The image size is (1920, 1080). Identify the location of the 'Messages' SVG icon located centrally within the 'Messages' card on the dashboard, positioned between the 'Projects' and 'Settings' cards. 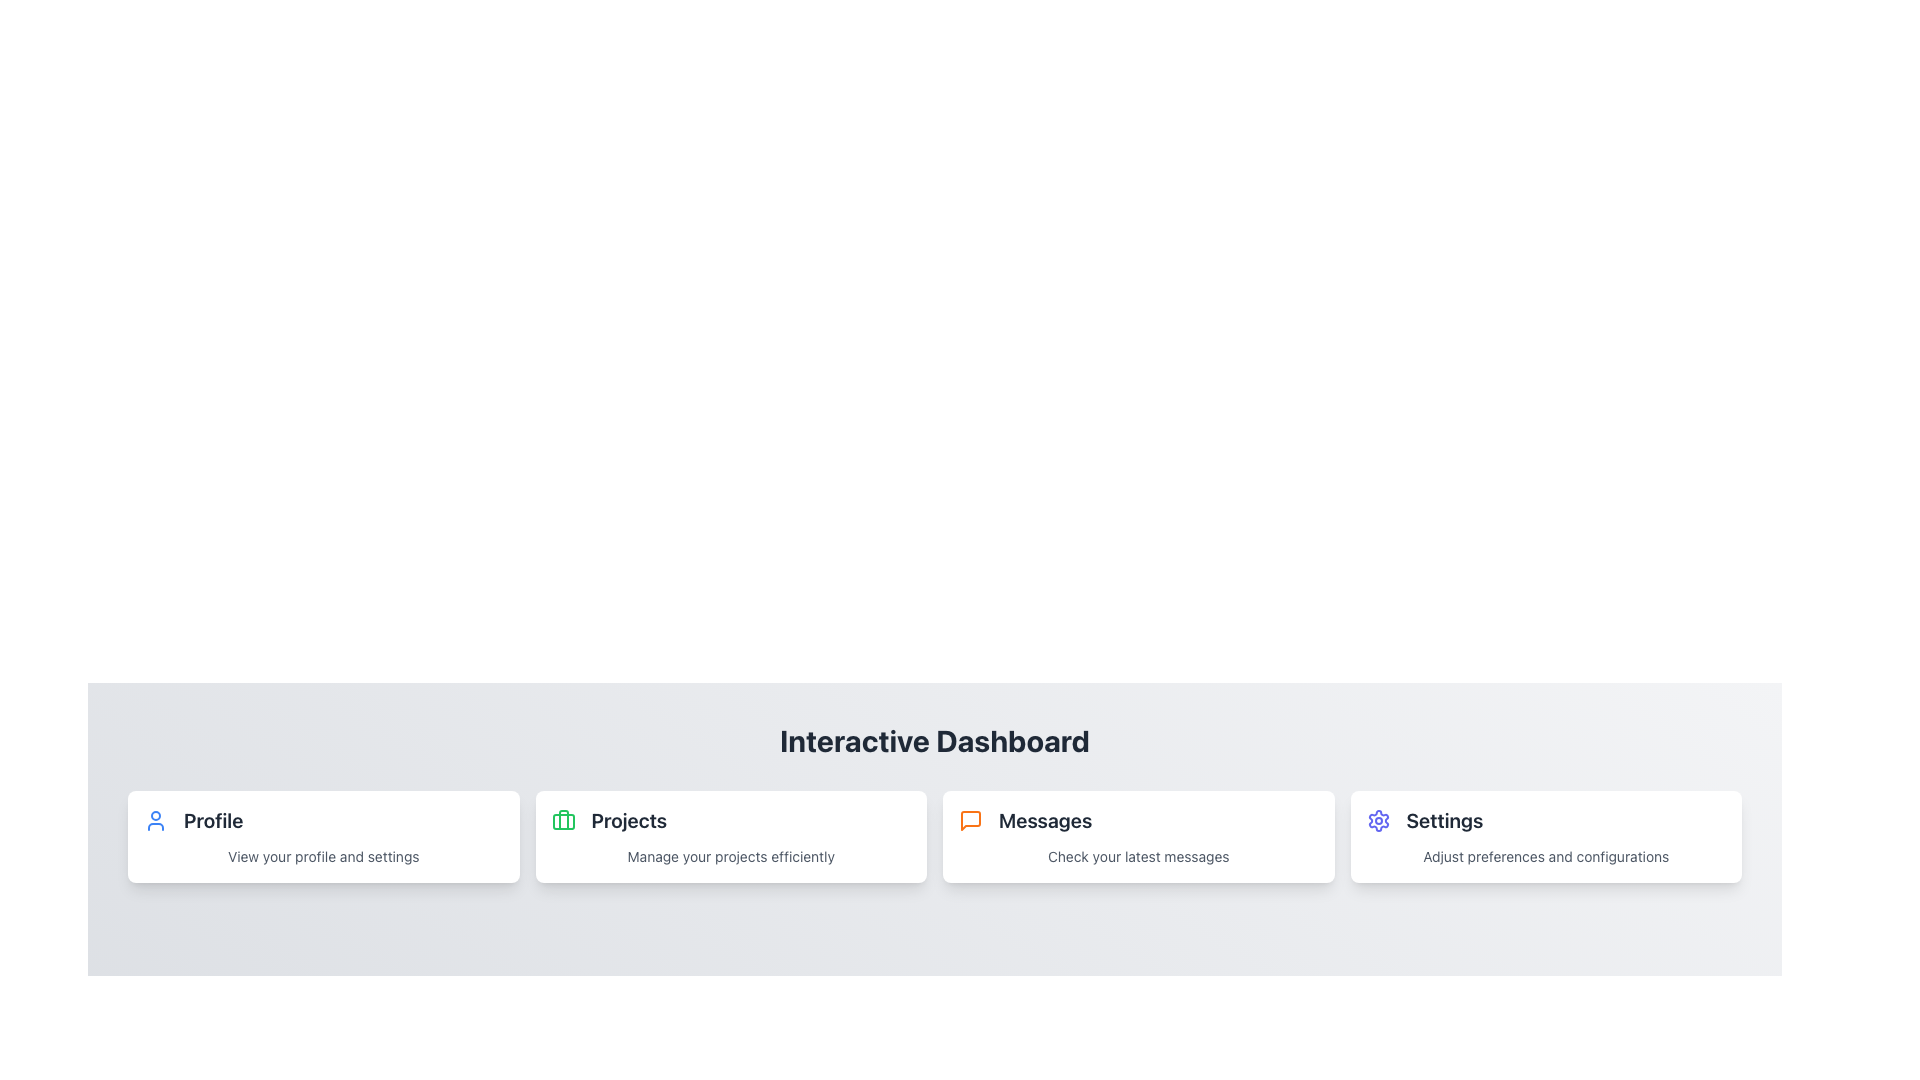
(970, 821).